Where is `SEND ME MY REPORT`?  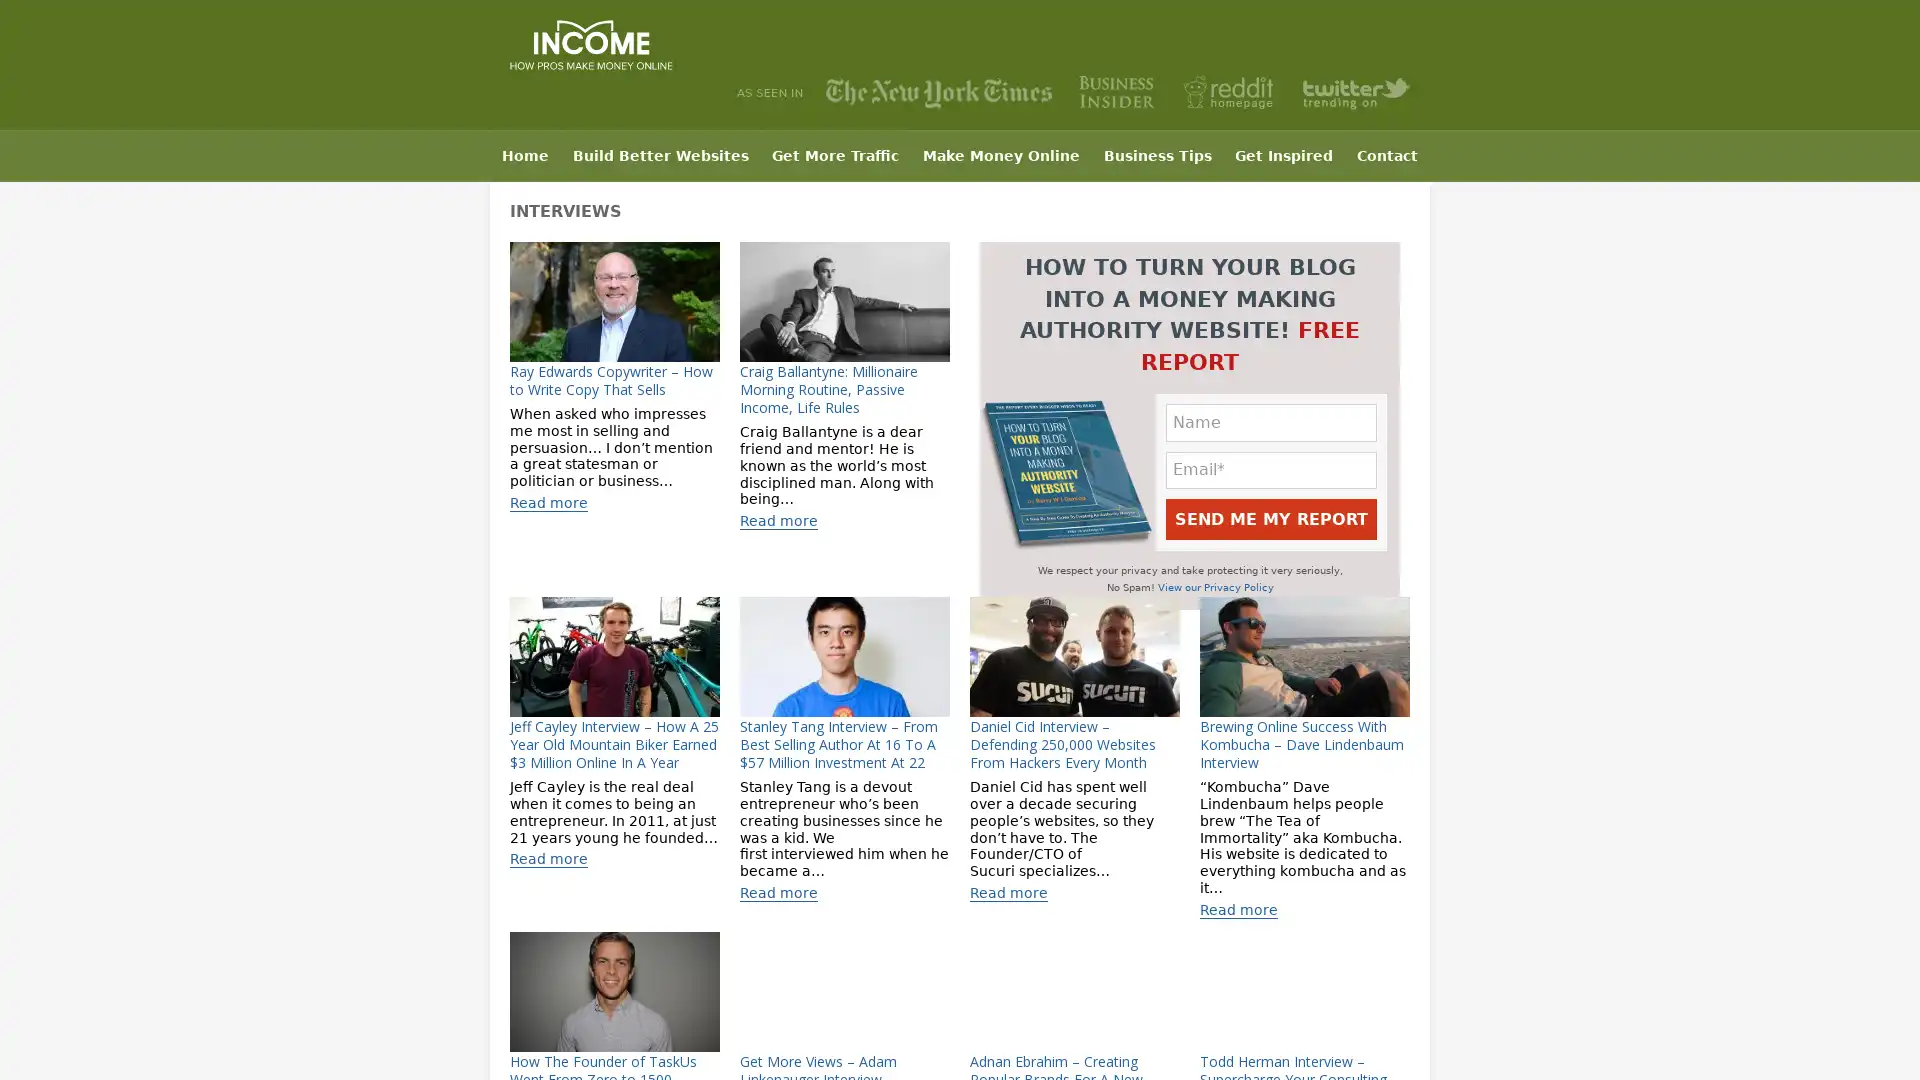
SEND ME MY REPORT is located at coordinates (1270, 518).